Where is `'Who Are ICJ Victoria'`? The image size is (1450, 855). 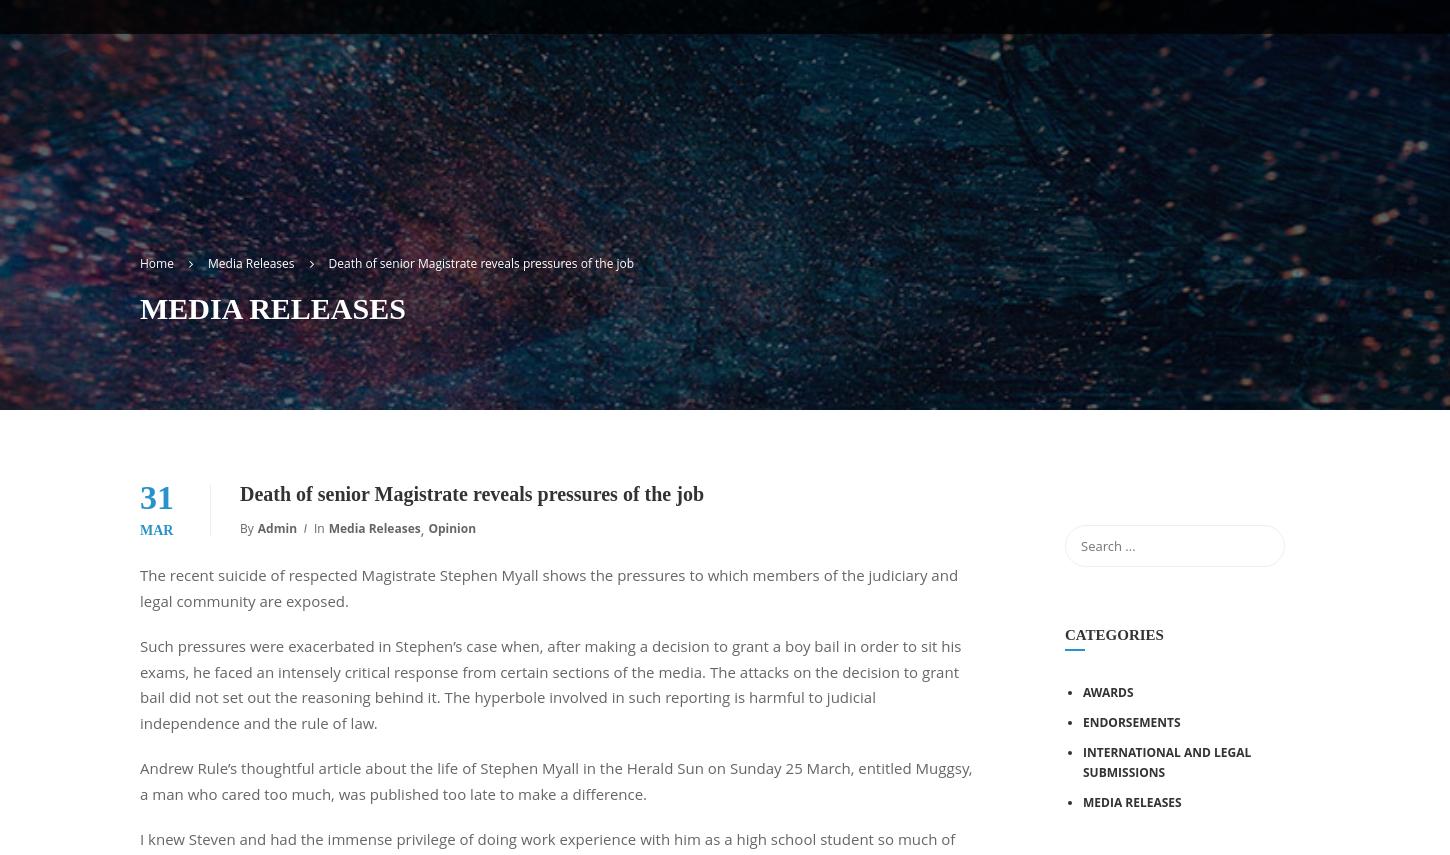
'Who Are ICJ Victoria' is located at coordinates (569, 265).